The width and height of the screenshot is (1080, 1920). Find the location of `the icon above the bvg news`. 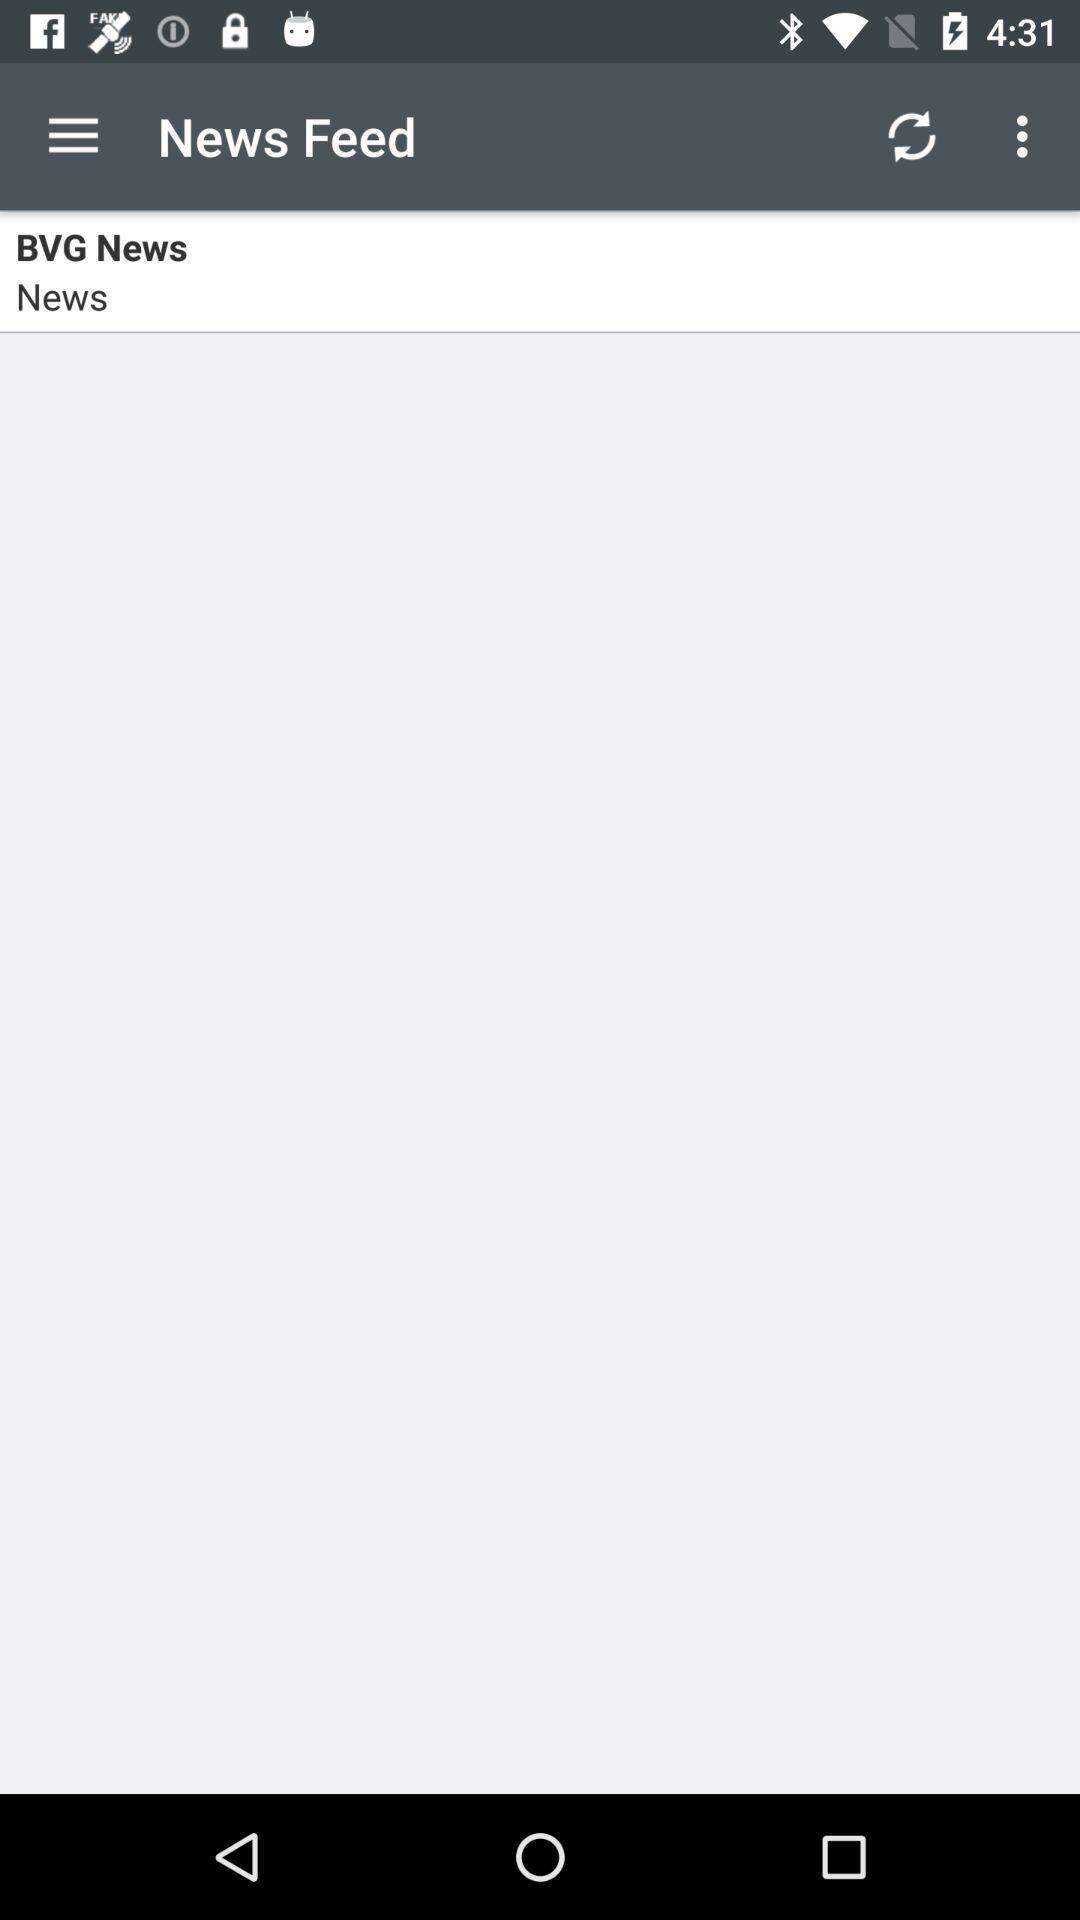

the icon above the bvg news is located at coordinates (72, 135).